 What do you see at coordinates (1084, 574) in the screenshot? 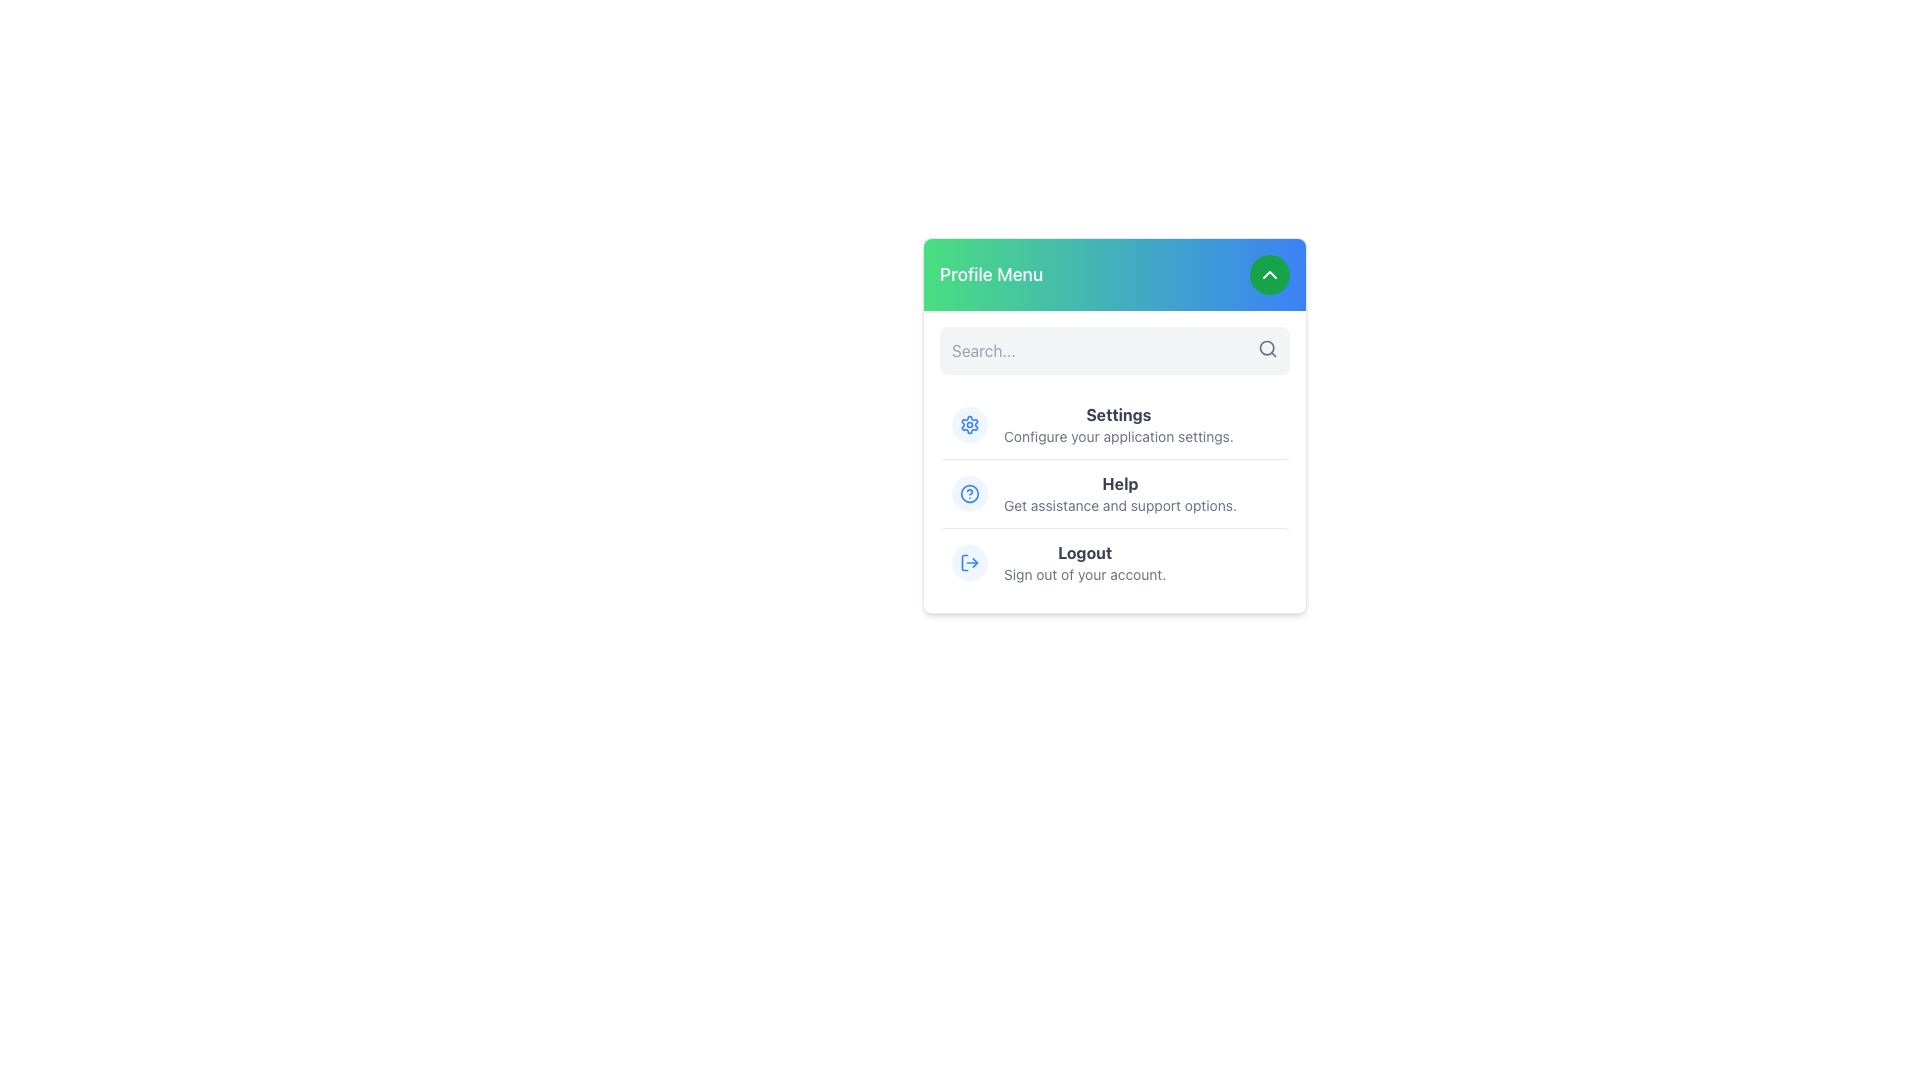
I see `the descriptive text label providing context for the 'Logout' action in the profile menu popup, located directly below the 'Logout' button` at bounding box center [1084, 574].